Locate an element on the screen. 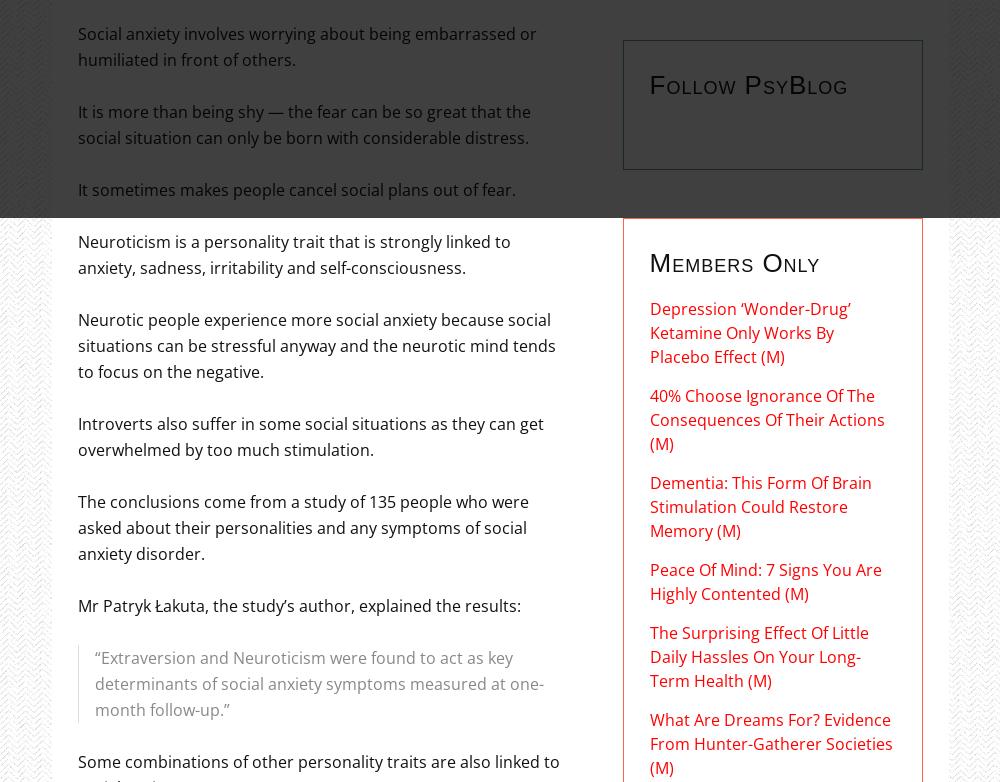 The image size is (1000, 782). 'It is more than being shy — the fear can be so great that the social situation can only be born with considerable distress.' is located at coordinates (303, 124).